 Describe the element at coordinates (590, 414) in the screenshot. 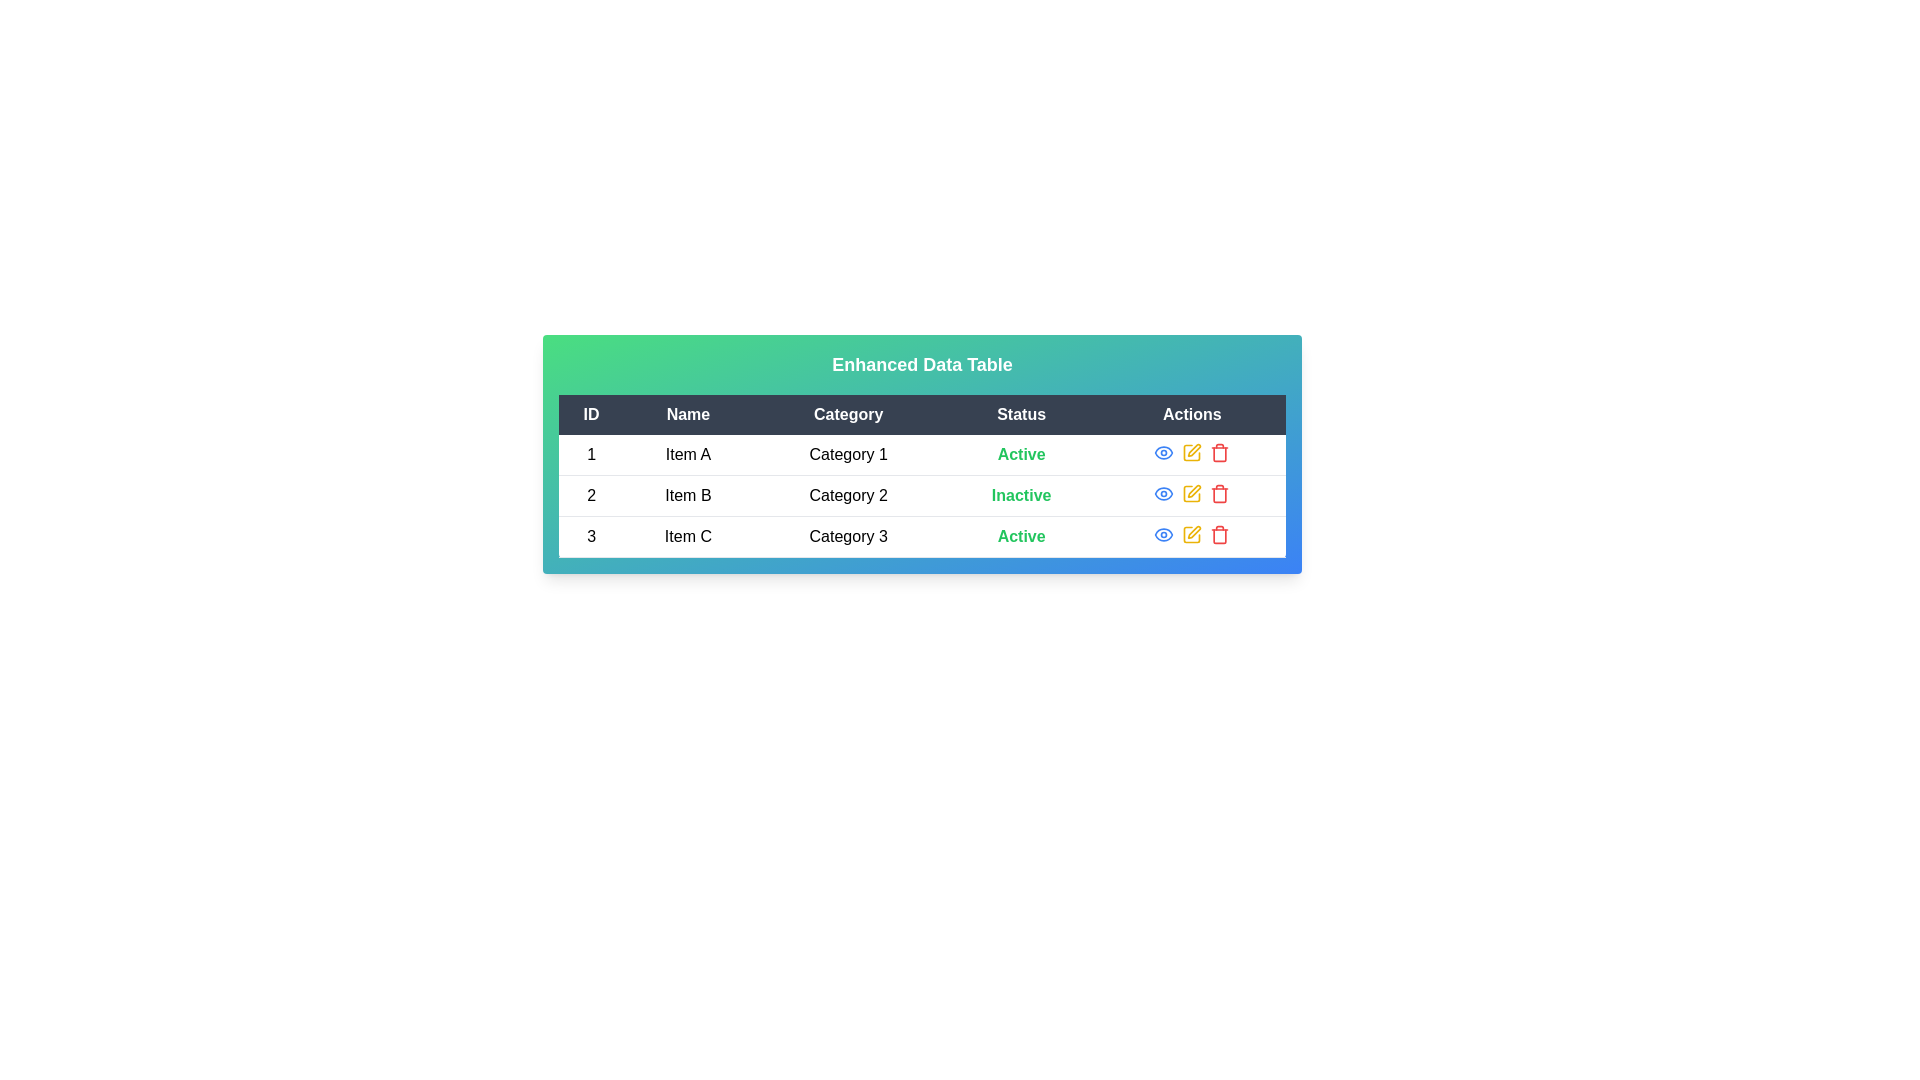

I see `the column header 'ID' to sort the rows by that column` at that location.